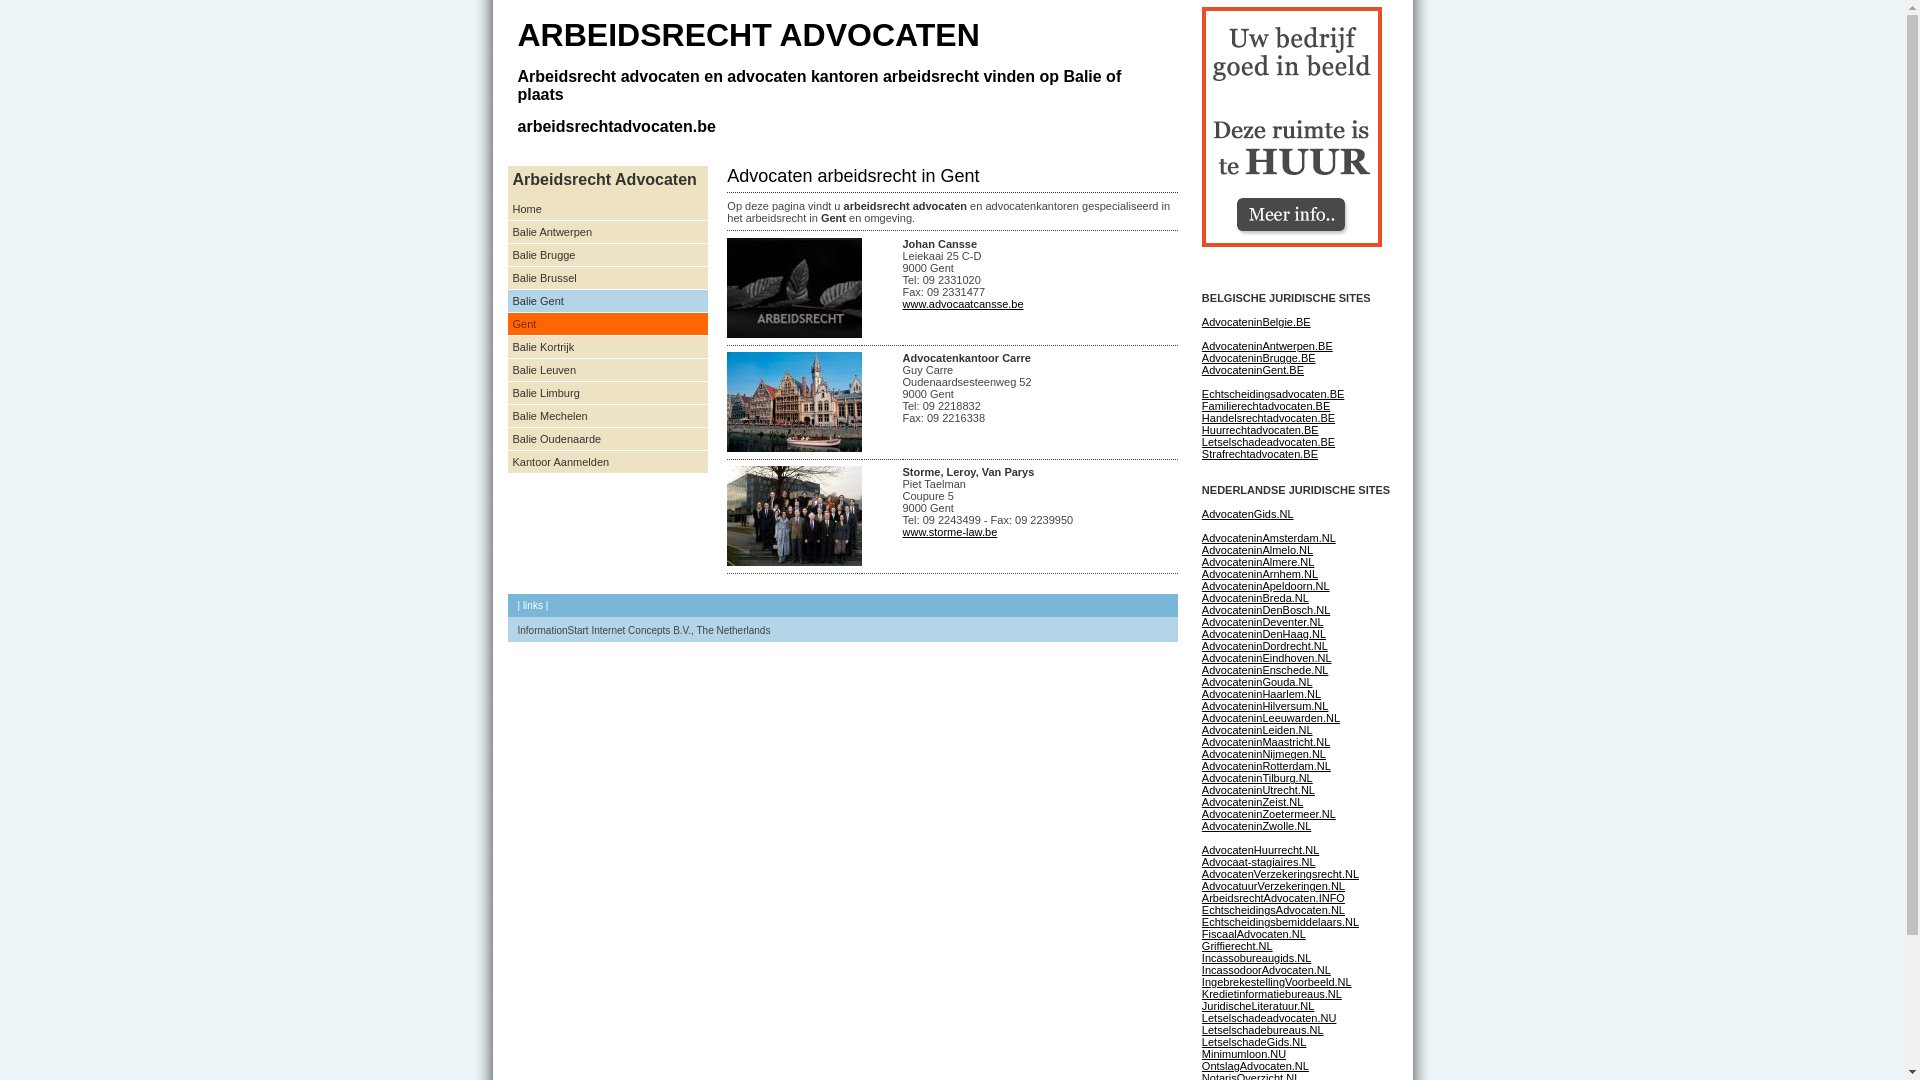 The width and height of the screenshot is (1920, 1080). What do you see at coordinates (1200, 512) in the screenshot?
I see `'AdvocatenGids.NL'` at bounding box center [1200, 512].